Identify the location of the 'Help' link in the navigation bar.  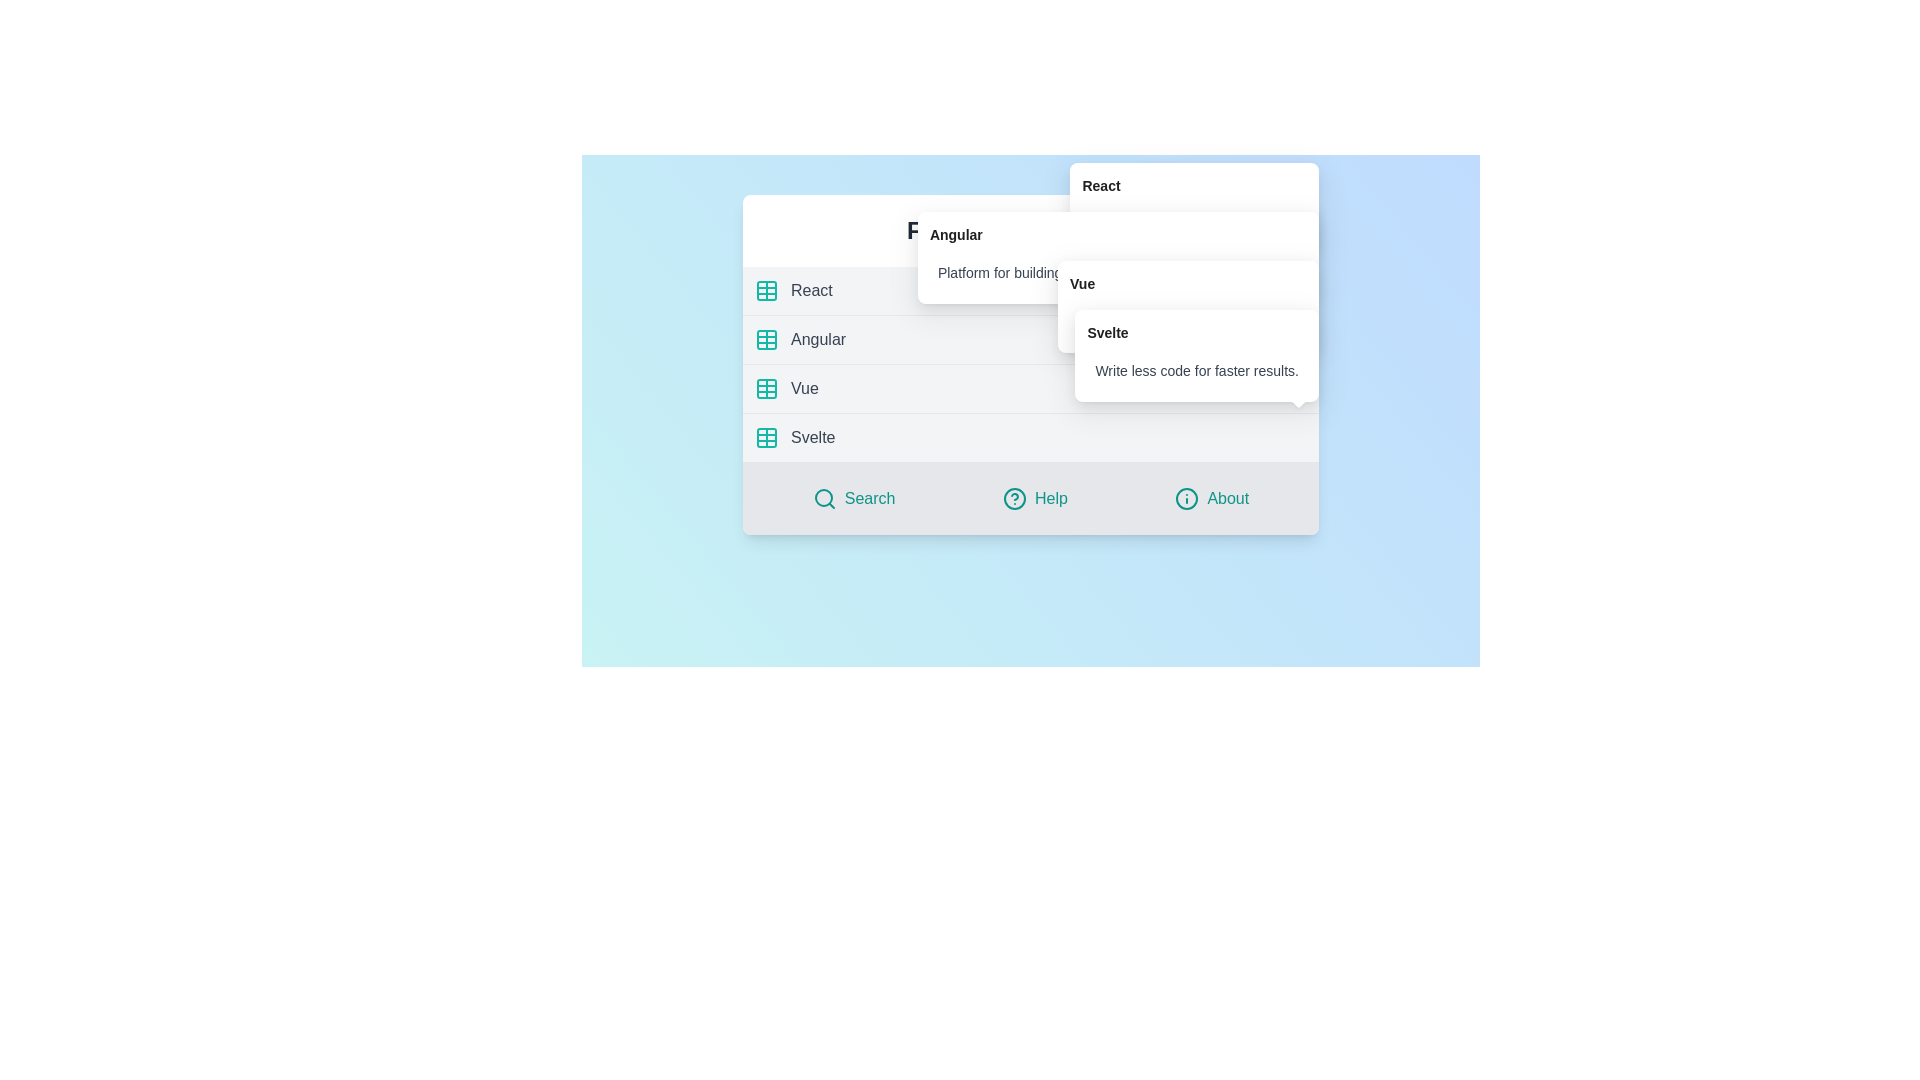
(1031, 497).